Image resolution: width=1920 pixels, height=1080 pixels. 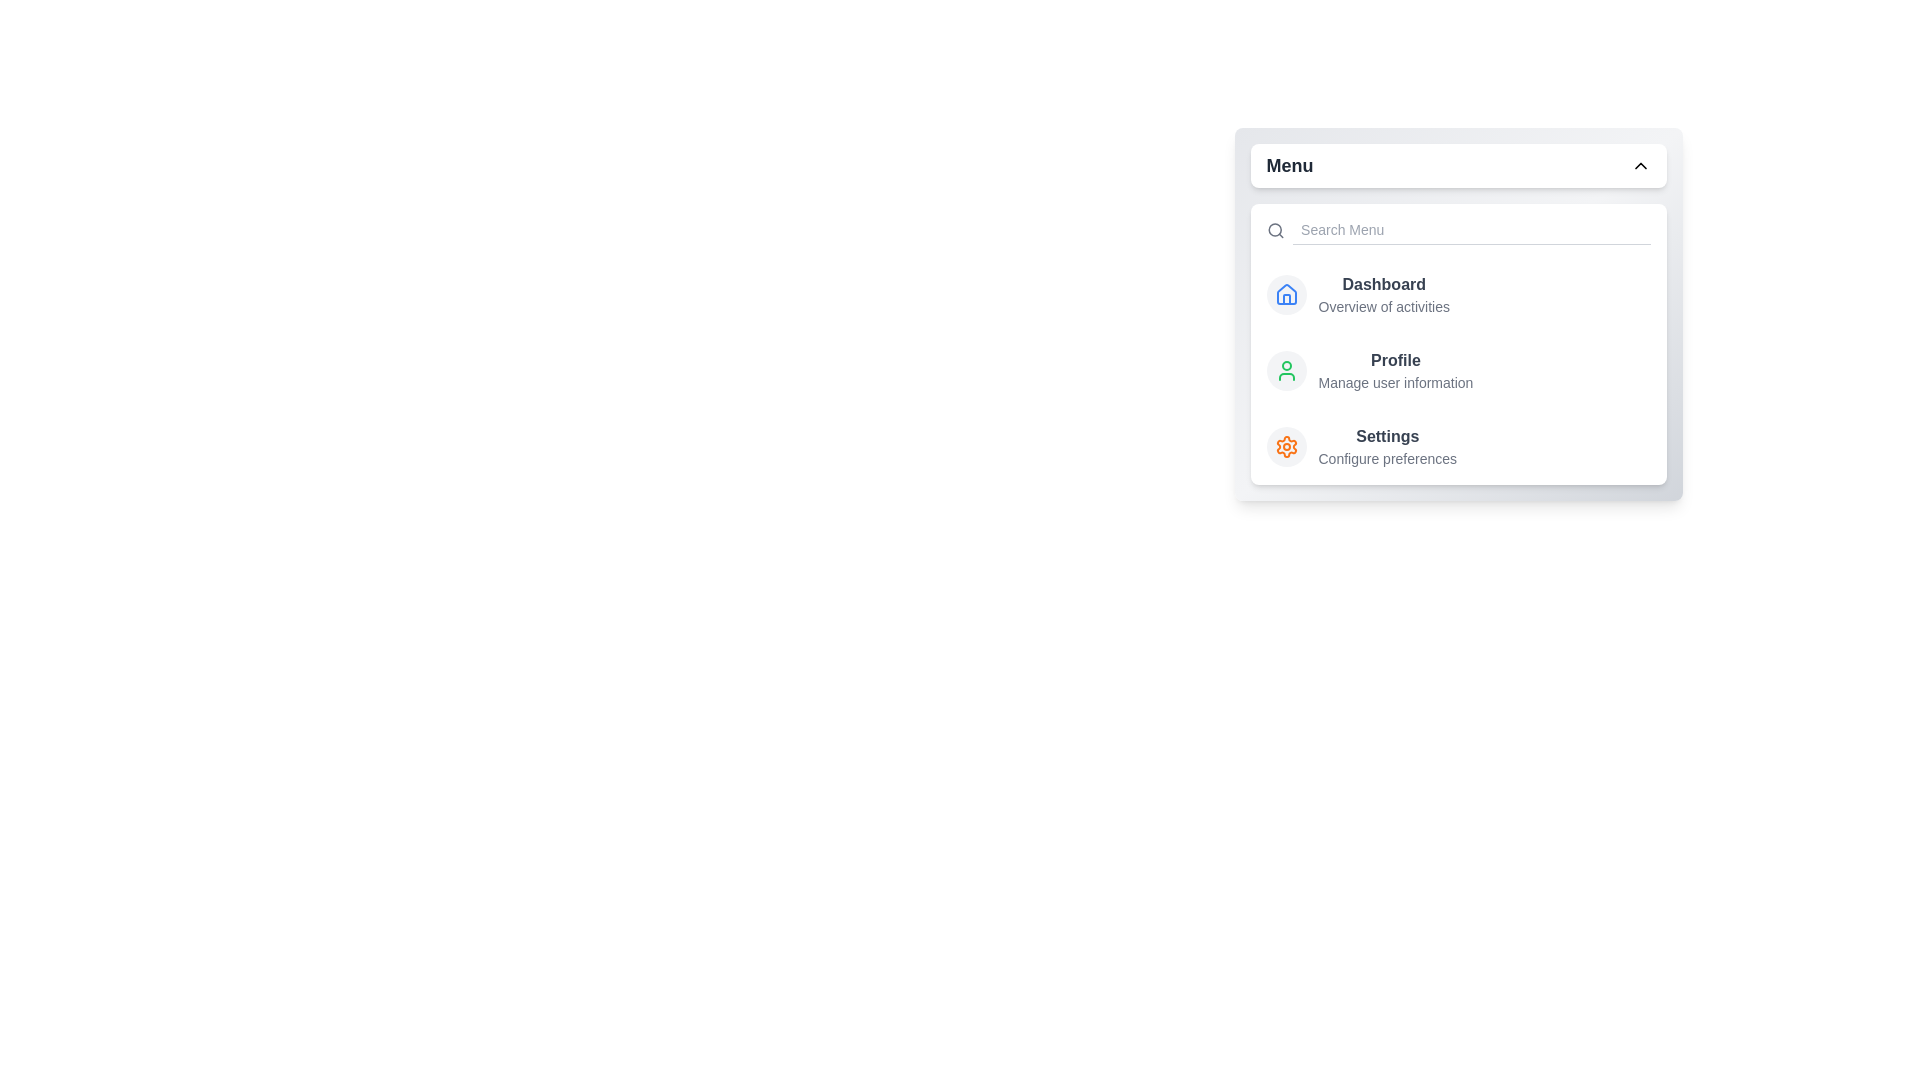 What do you see at coordinates (1458, 164) in the screenshot?
I see `the menu header to toggle the menu visibility` at bounding box center [1458, 164].